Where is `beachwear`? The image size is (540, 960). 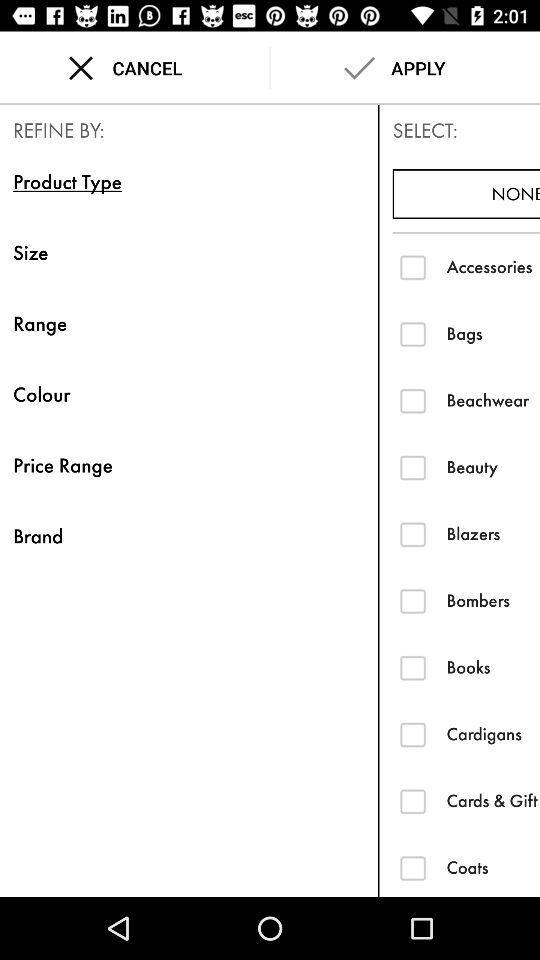
beachwear is located at coordinates (412, 399).